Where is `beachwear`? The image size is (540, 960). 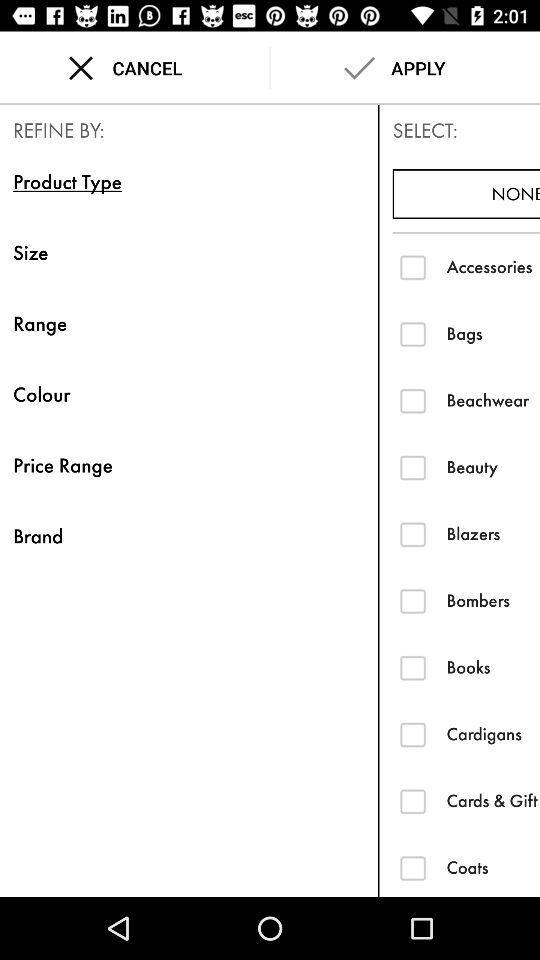
beachwear is located at coordinates (412, 399).